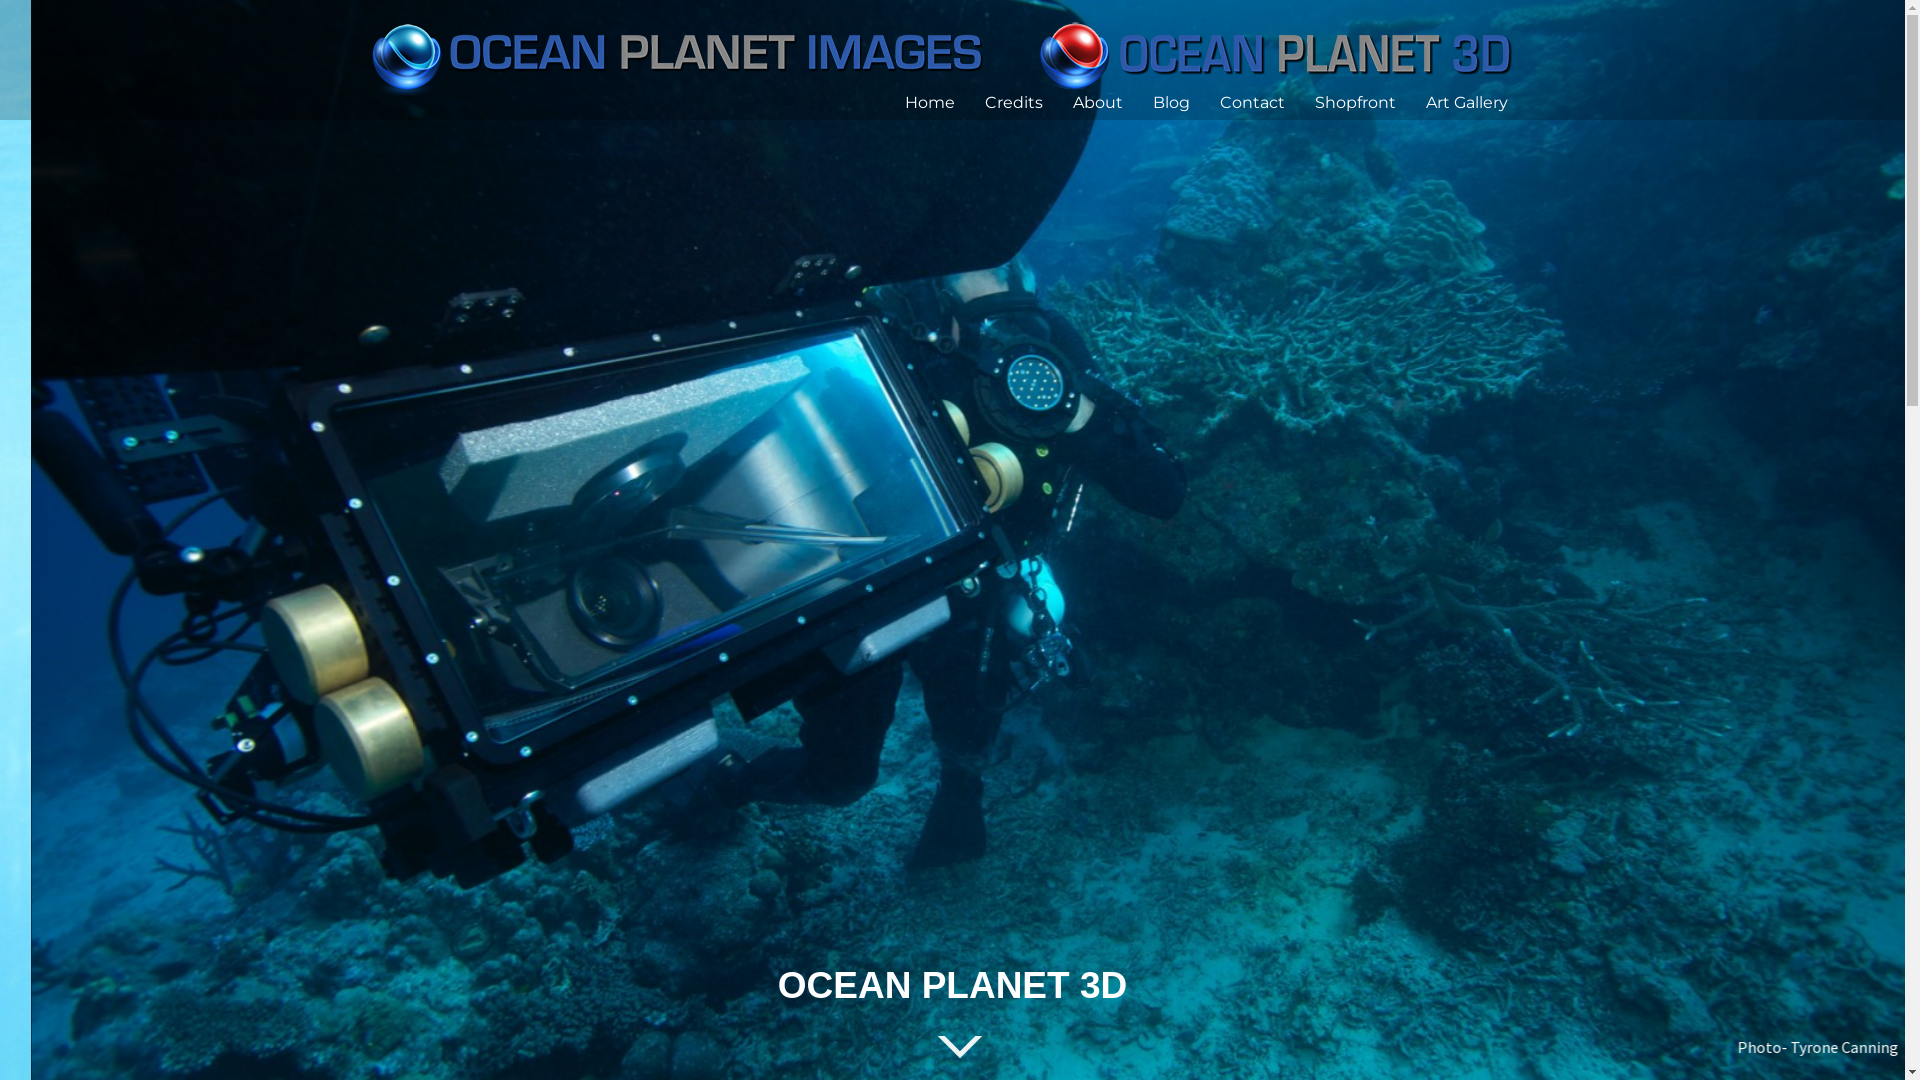  What do you see at coordinates (947, 52) in the screenshot?
I see `'Cutting edge underwater production'` at bounding box center [947, 52].